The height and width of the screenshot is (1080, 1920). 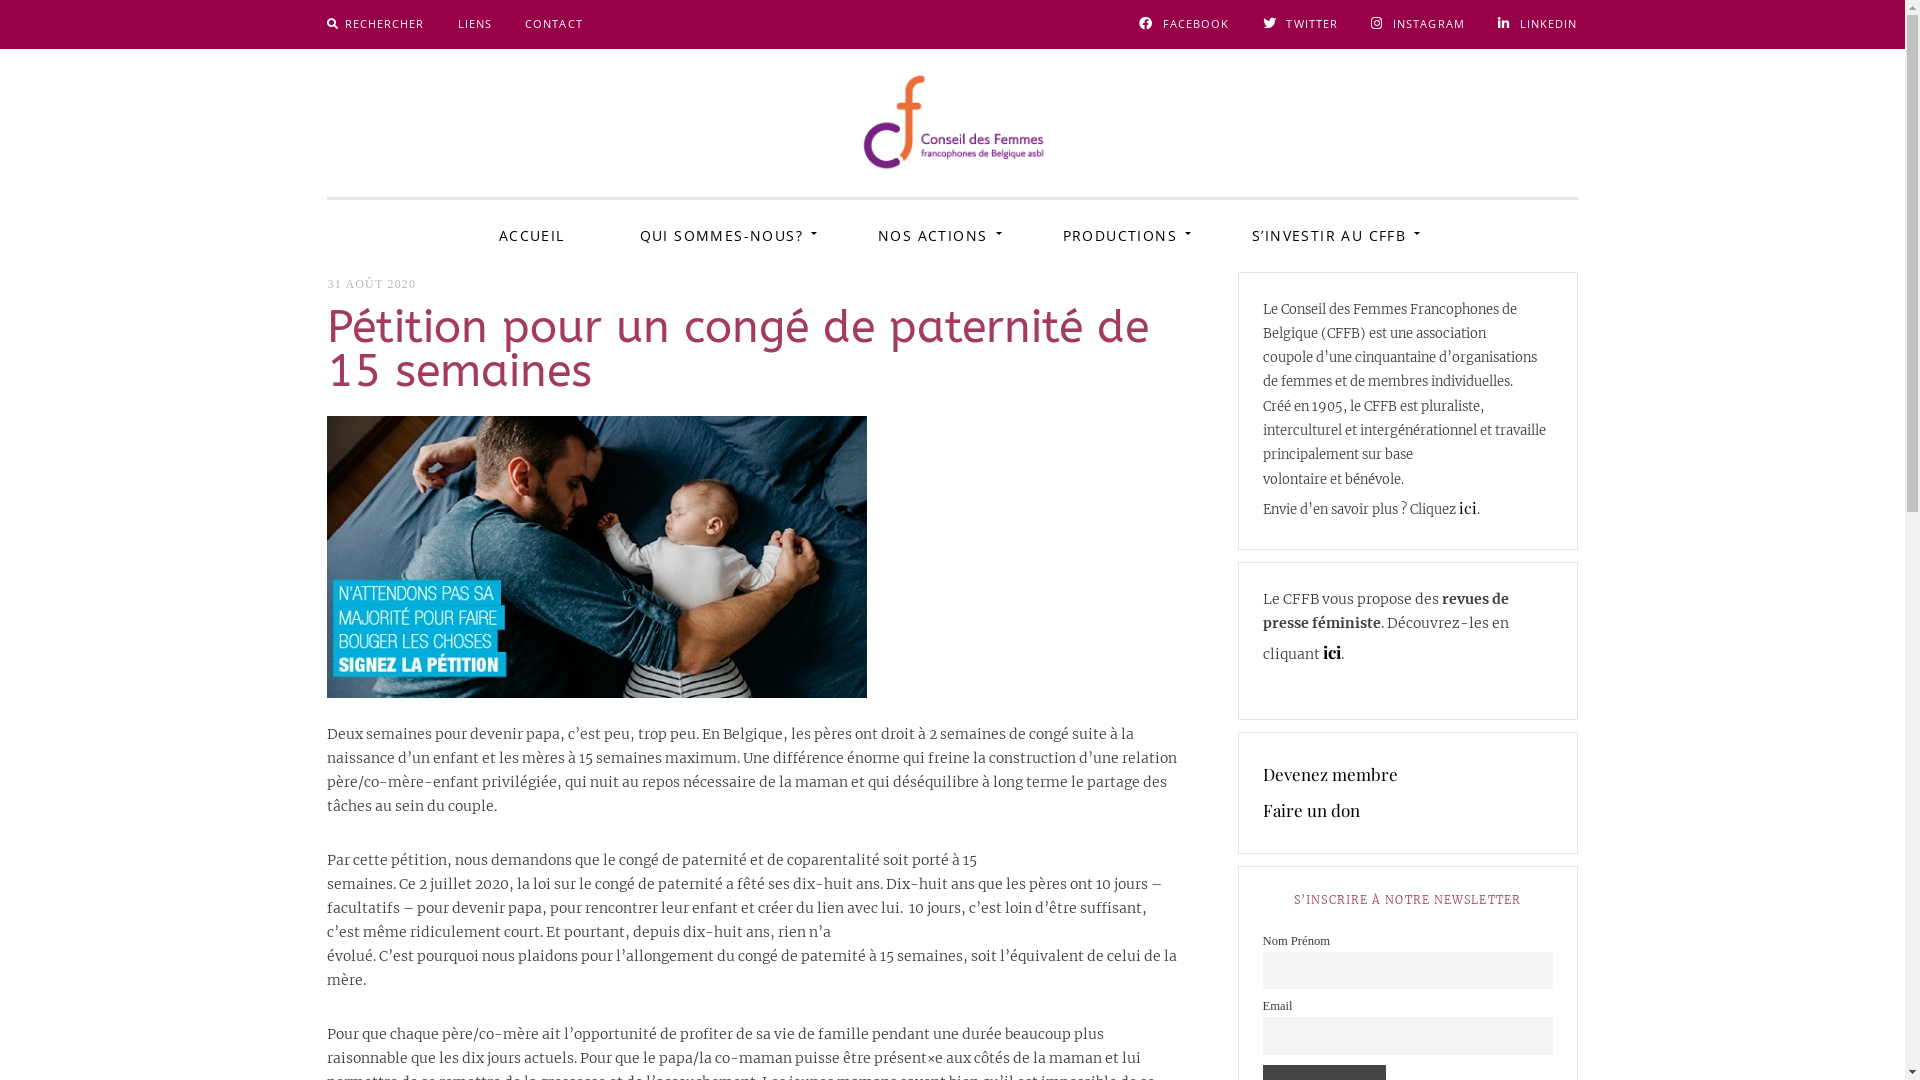 What do you see at coordinates (1184, 24) in the screenshot?
I see `'FACEBOOK'` at bounding box center [1184, 24].